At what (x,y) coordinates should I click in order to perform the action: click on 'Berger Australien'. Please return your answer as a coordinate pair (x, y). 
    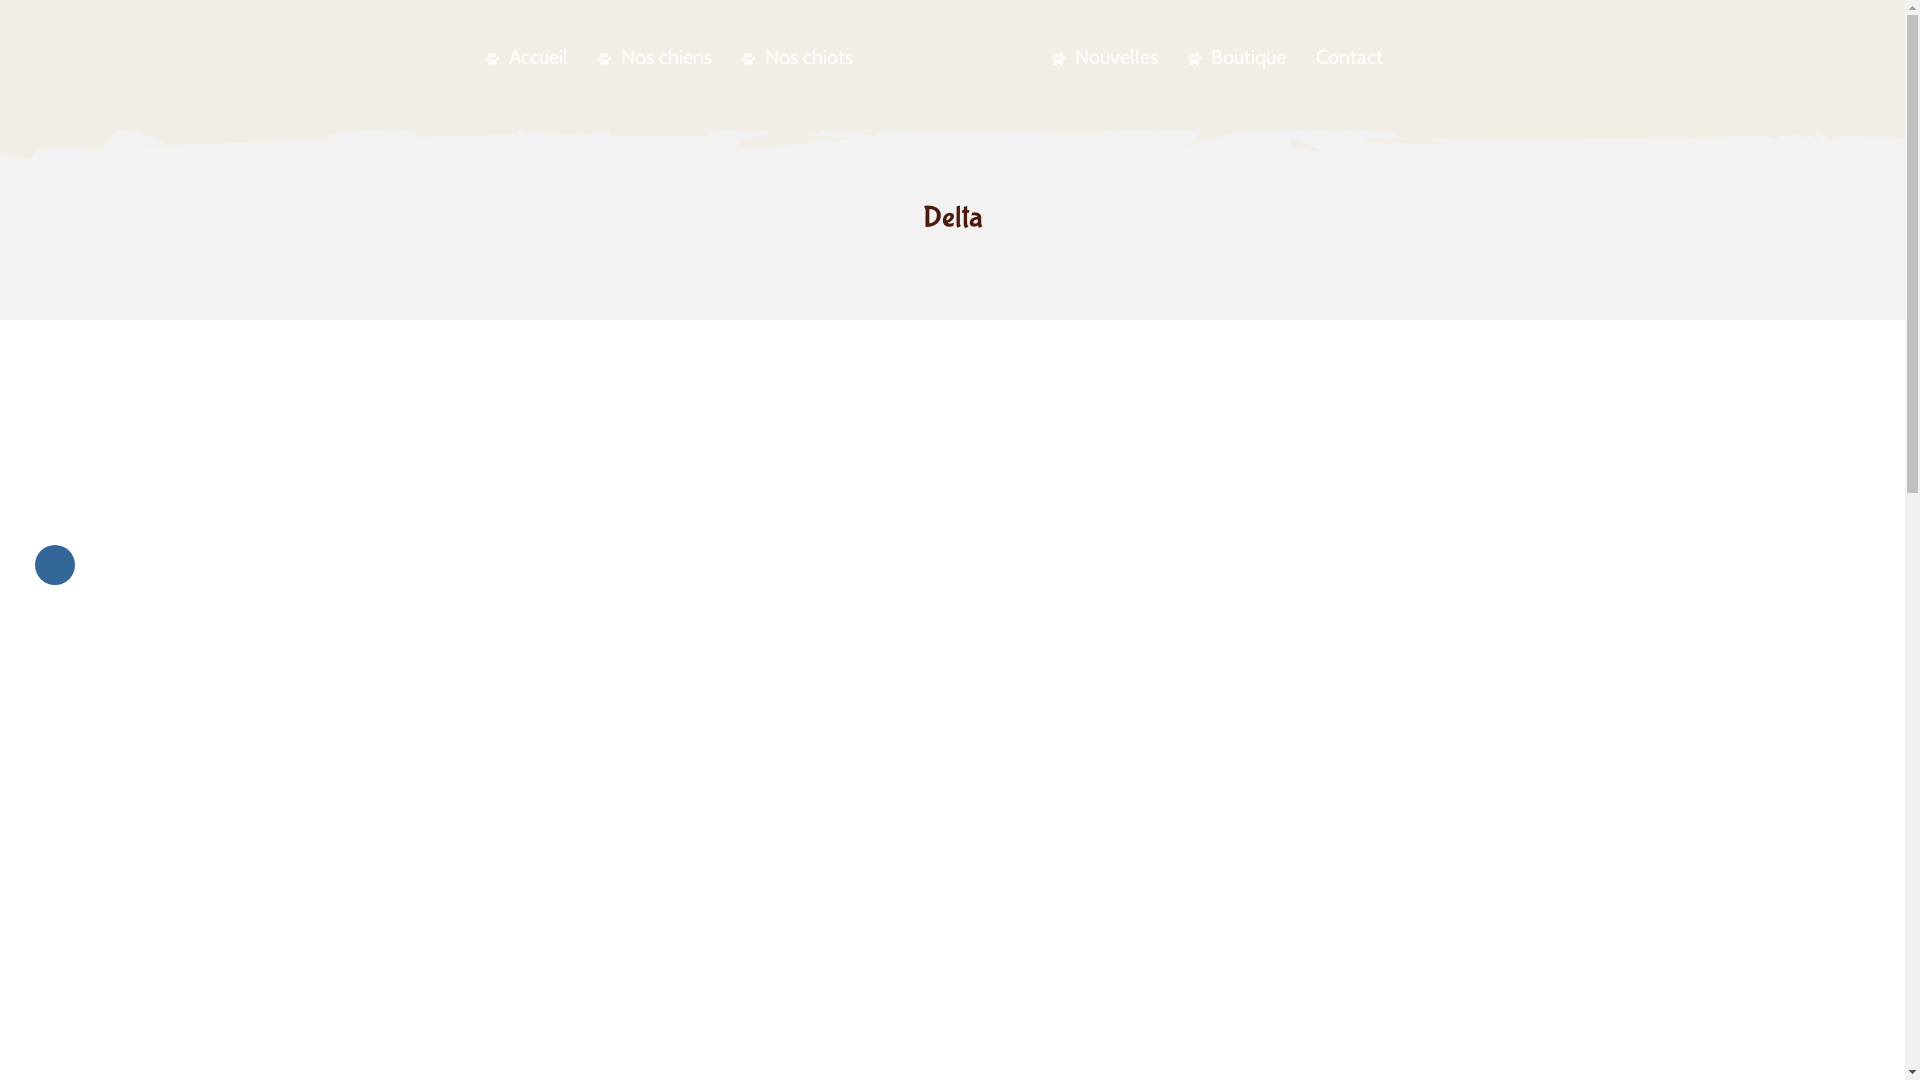
    Looking at the image, I should click on (950, 53).